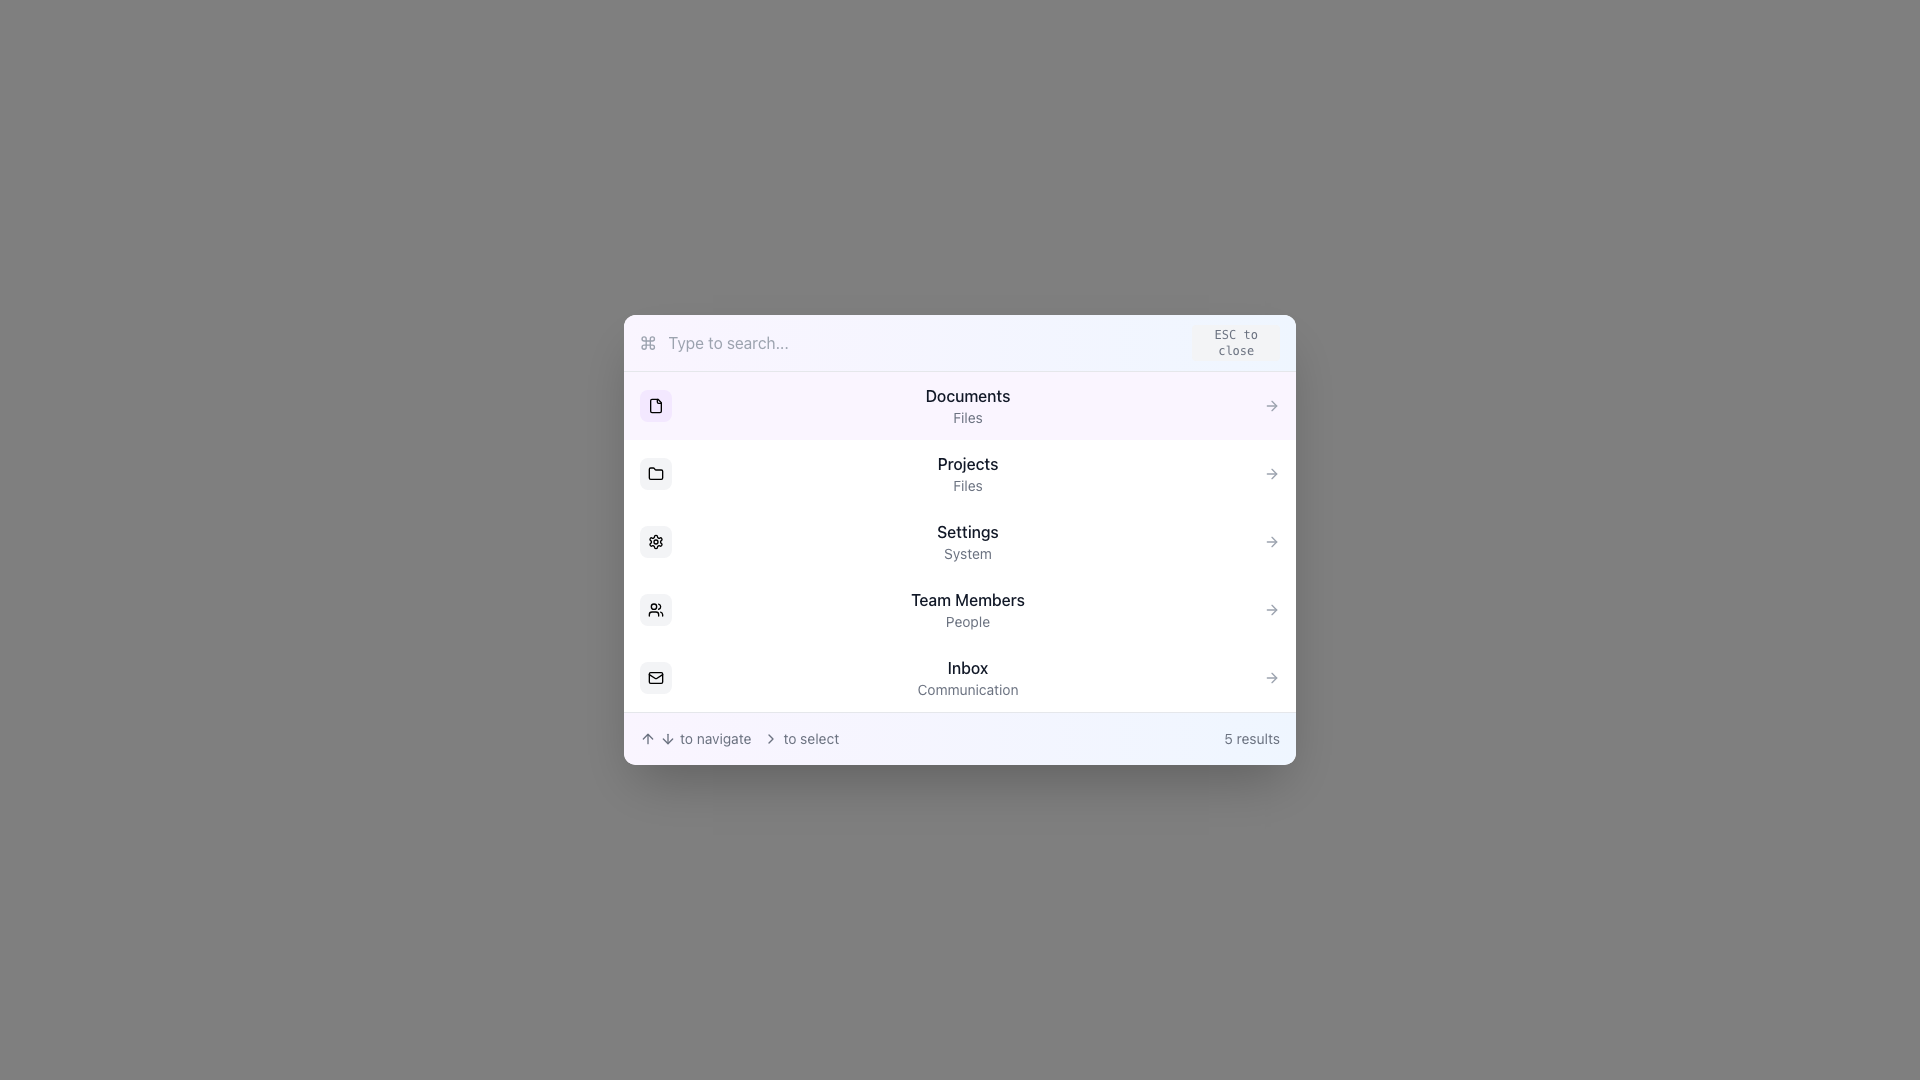 The image size is (1920, 1080). What do you see at coordinates (656, 405) in the screenshot?
I see `the 'Documents' icon located at the top-left corner of the main list in the menu, which visually represents the 'Documents' section` at bounding box center [656, 405].